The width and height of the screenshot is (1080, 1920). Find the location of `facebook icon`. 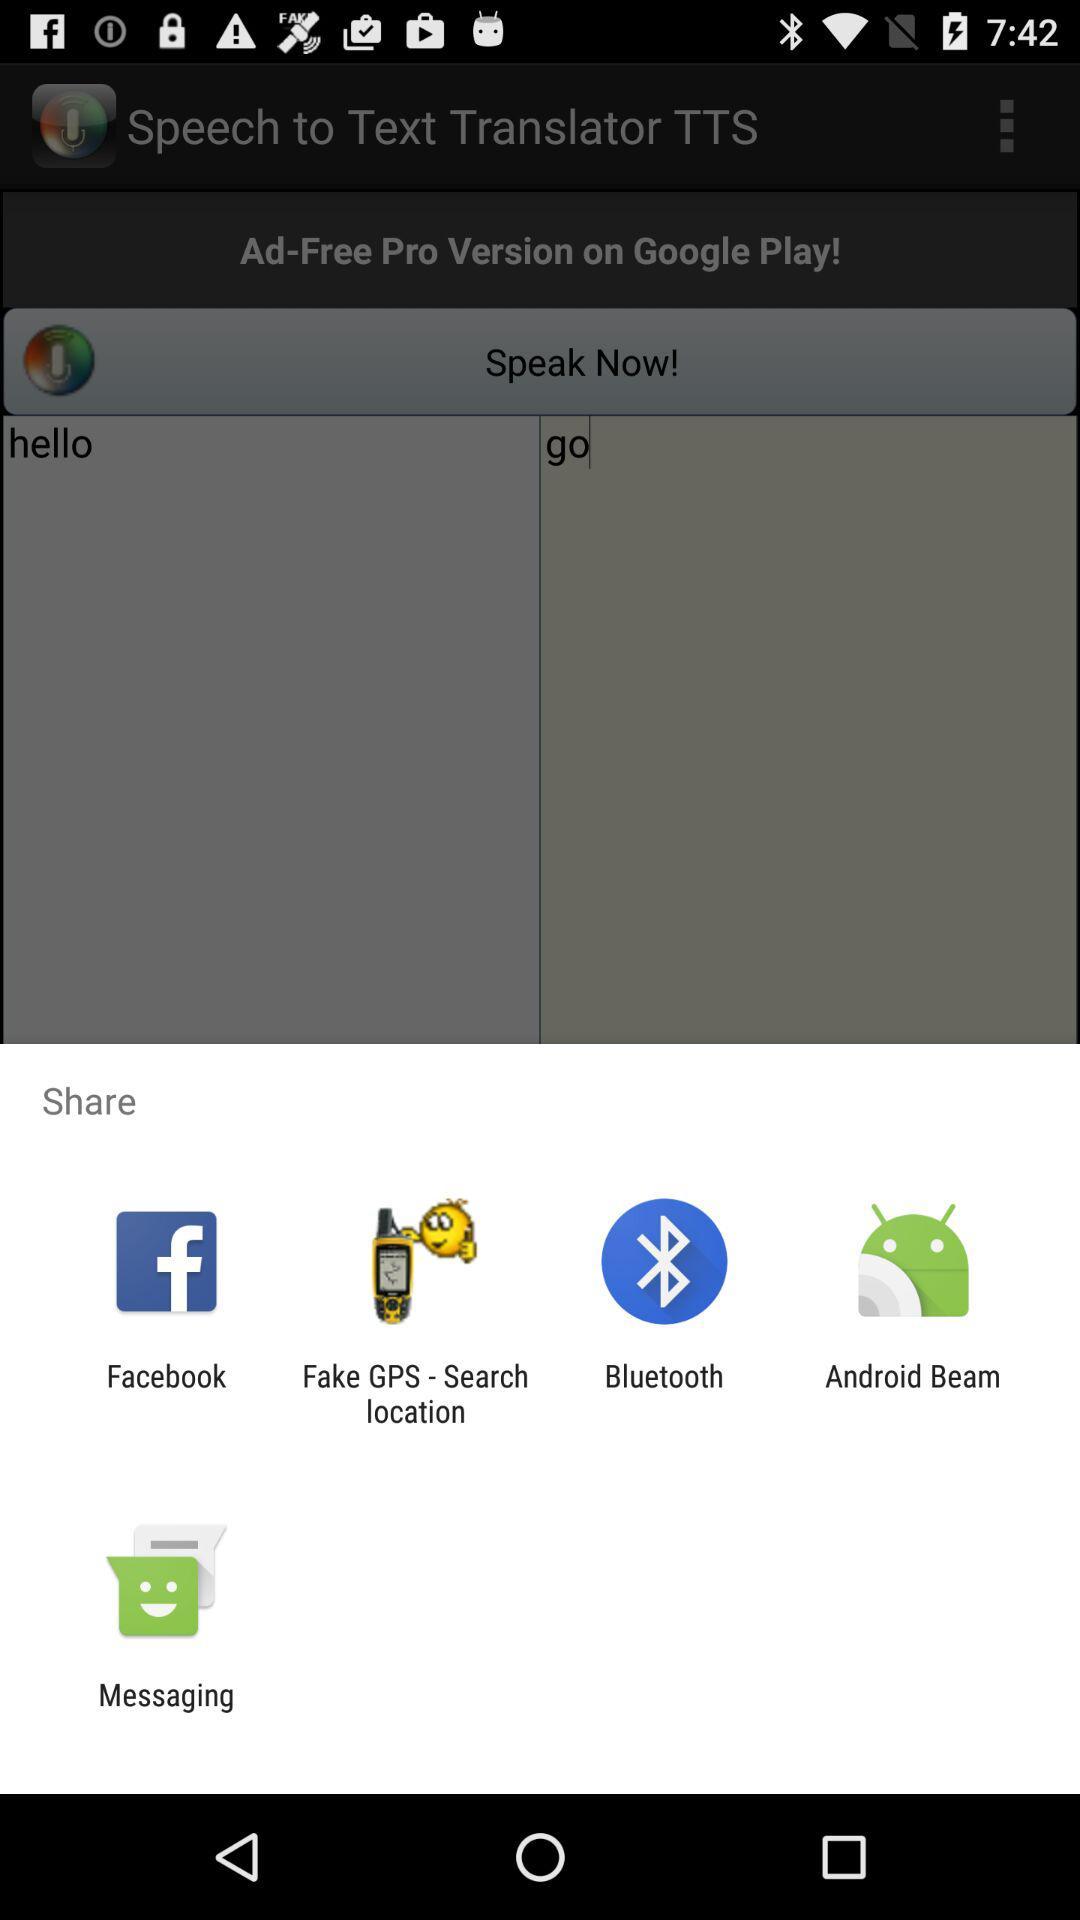

facebook icon is located at coordinates (165, 1392).